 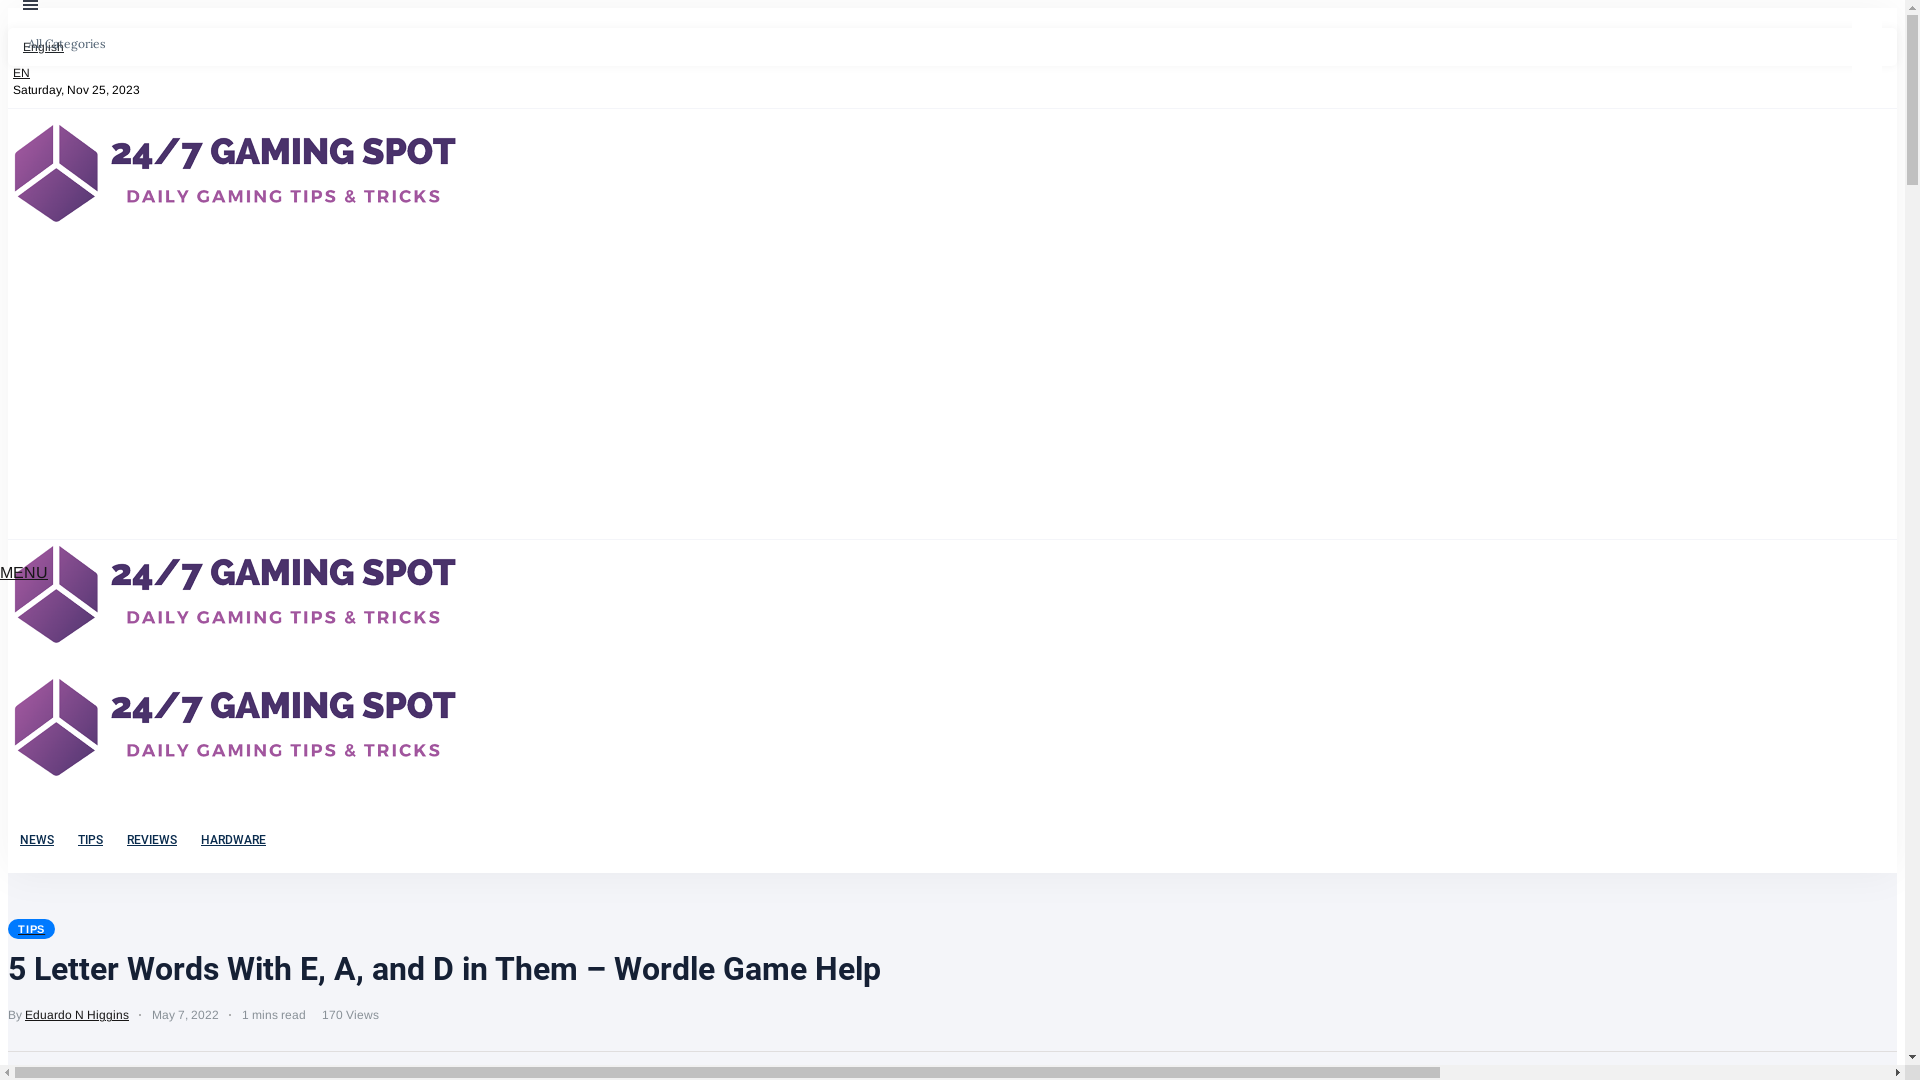 What do you see at coordinates (114, 840) in the screenshot?
I see `'REVIEWS'` at bounding box center [114, 840].